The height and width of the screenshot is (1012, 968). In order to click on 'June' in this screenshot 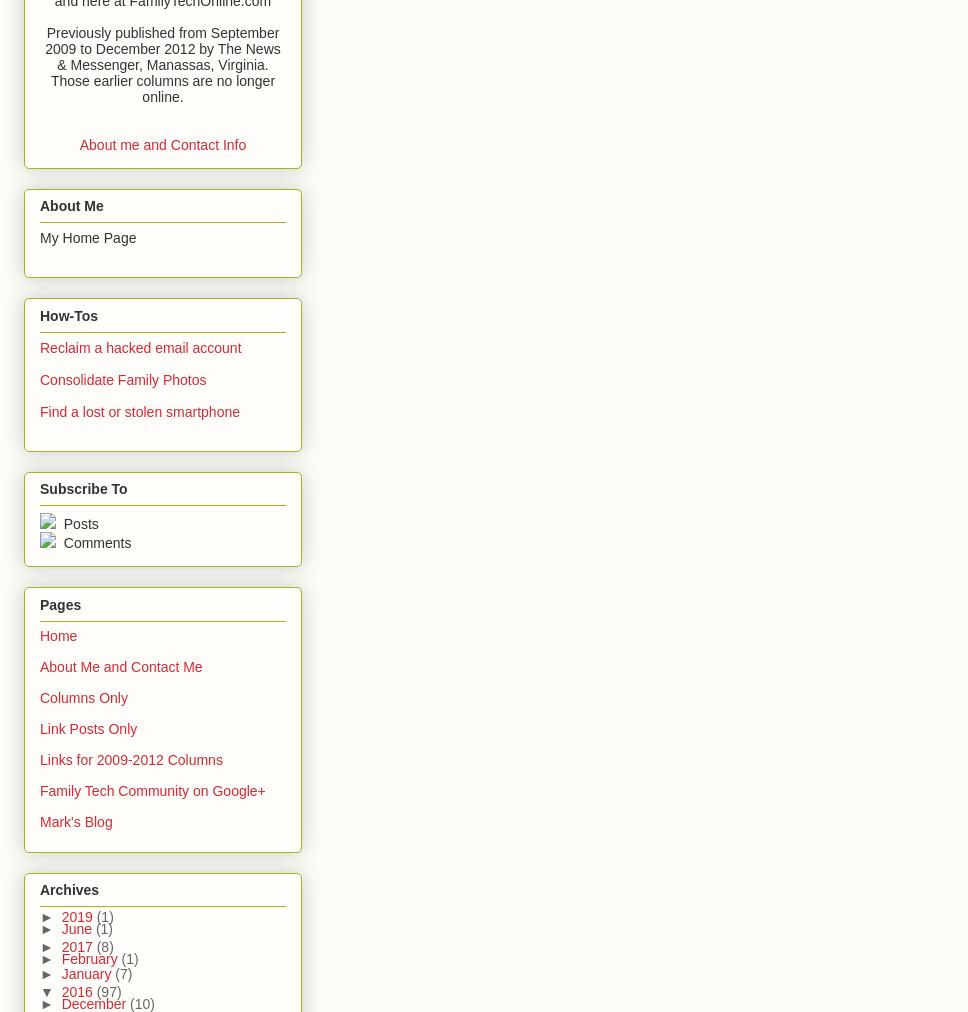, I will do `click(77, 928)`.